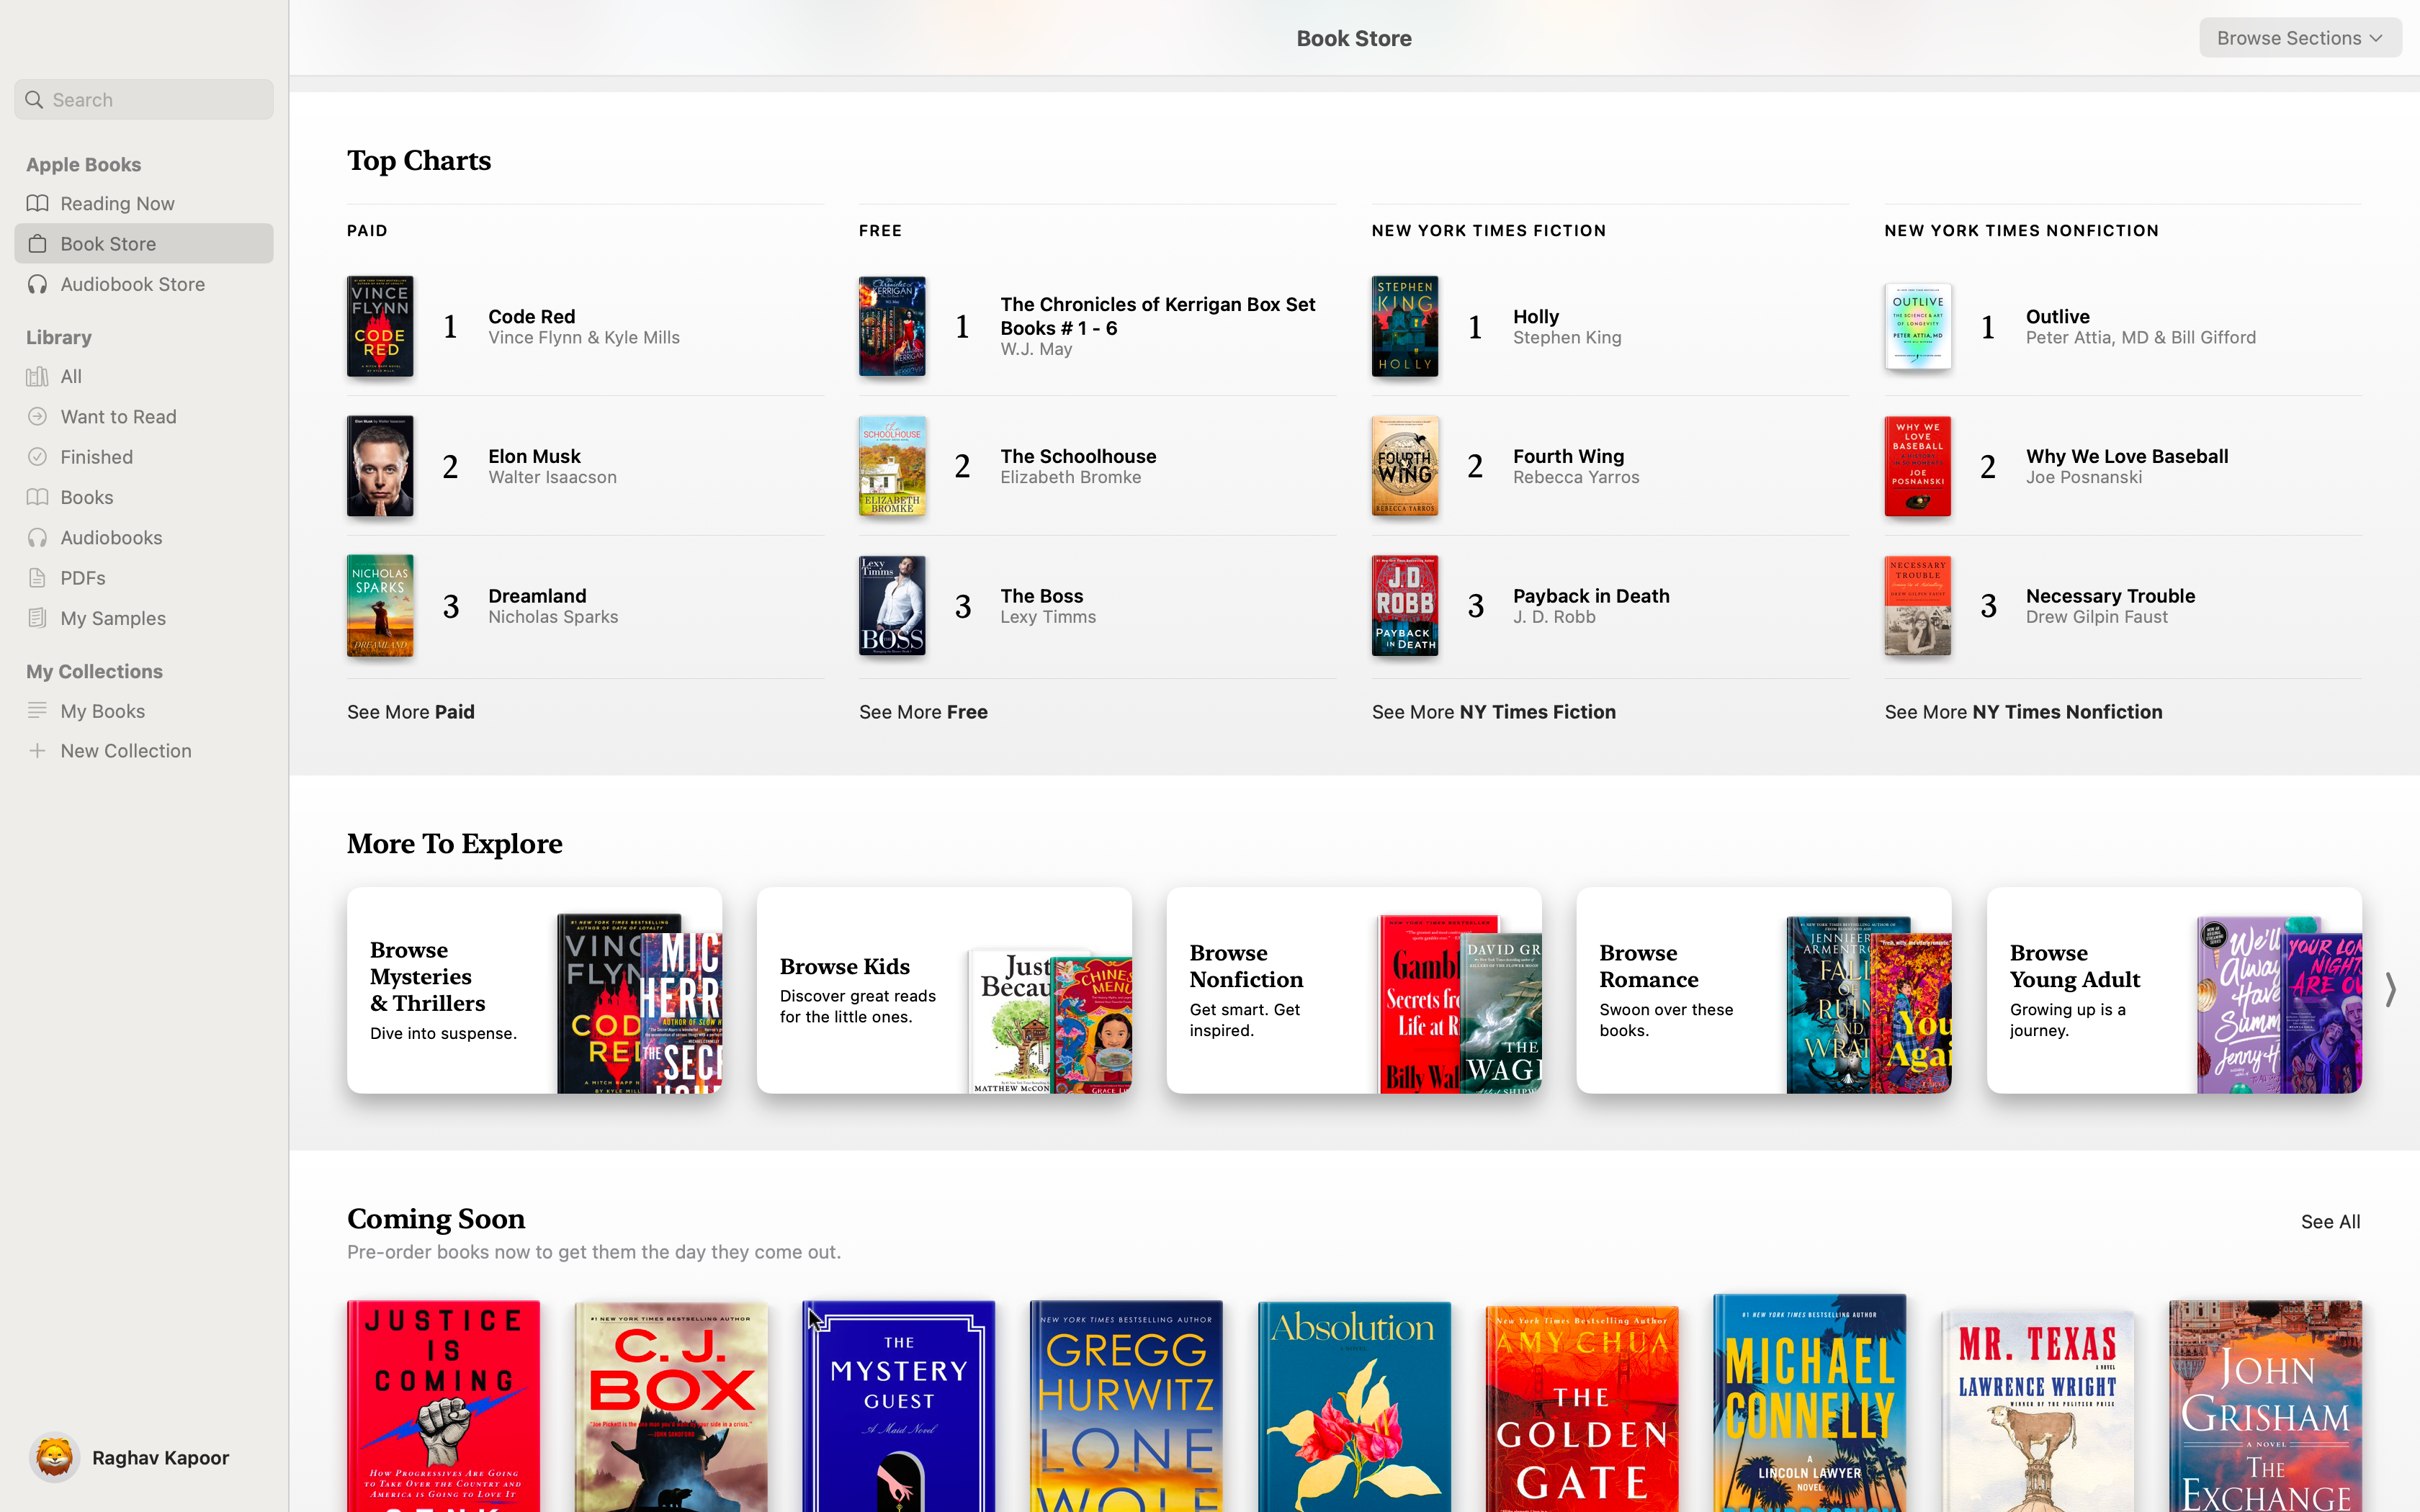 This screenshot has width=2420, height=1512. Describe the element at coordinates (4553230, 1687392) in the screenshot. I see `Move forward to view forthcoming titles` at that location.